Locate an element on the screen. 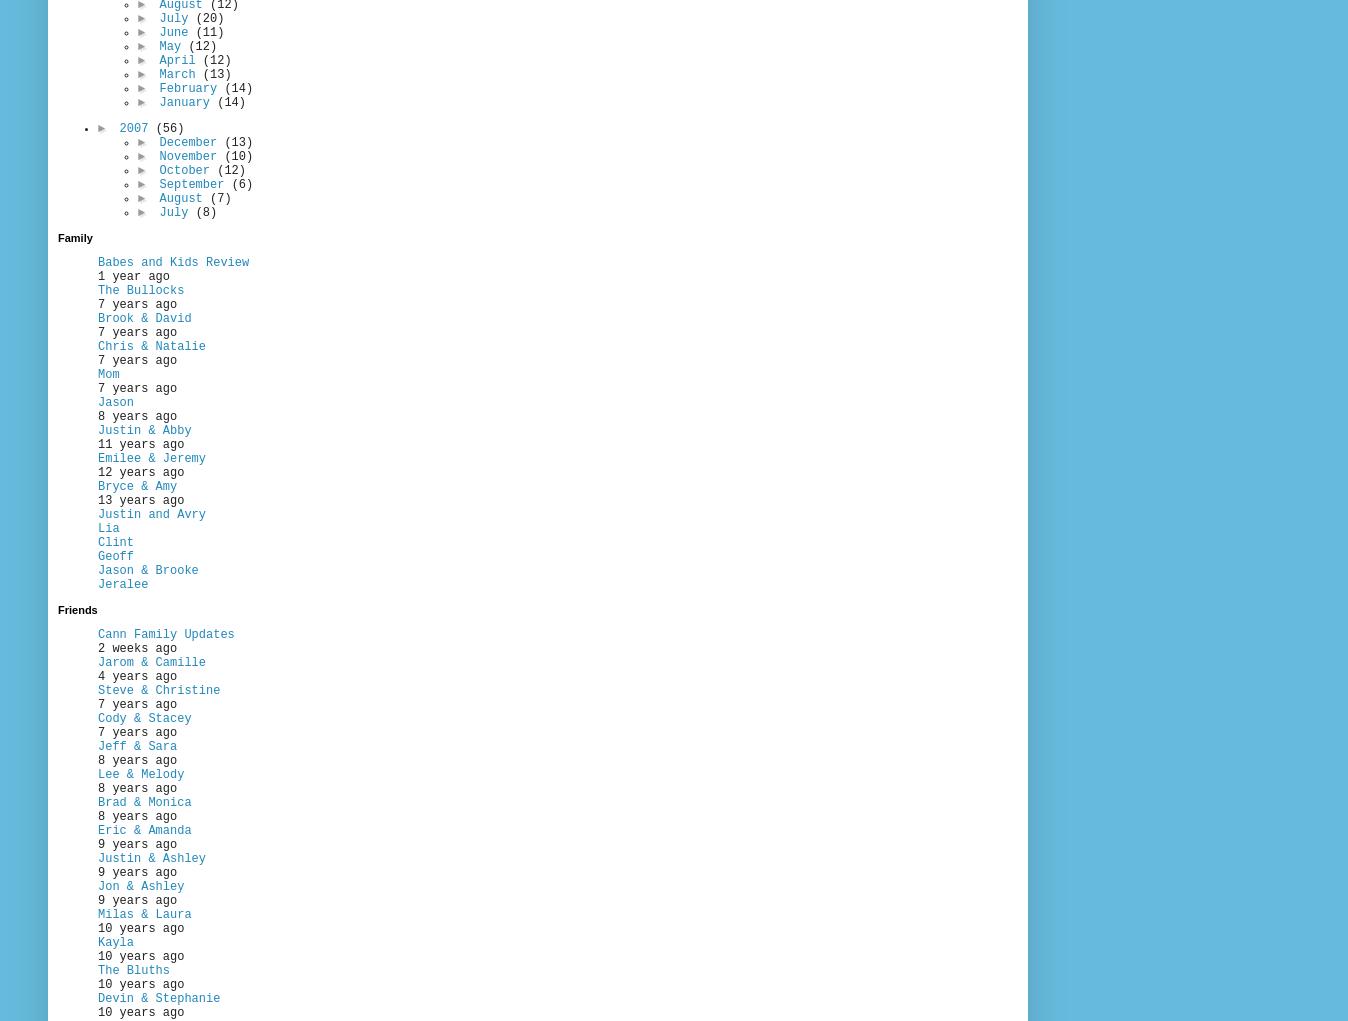 This screenshot has height=1021, width=1348. 'Milas & Laura' is located at coordinates (143, 915).